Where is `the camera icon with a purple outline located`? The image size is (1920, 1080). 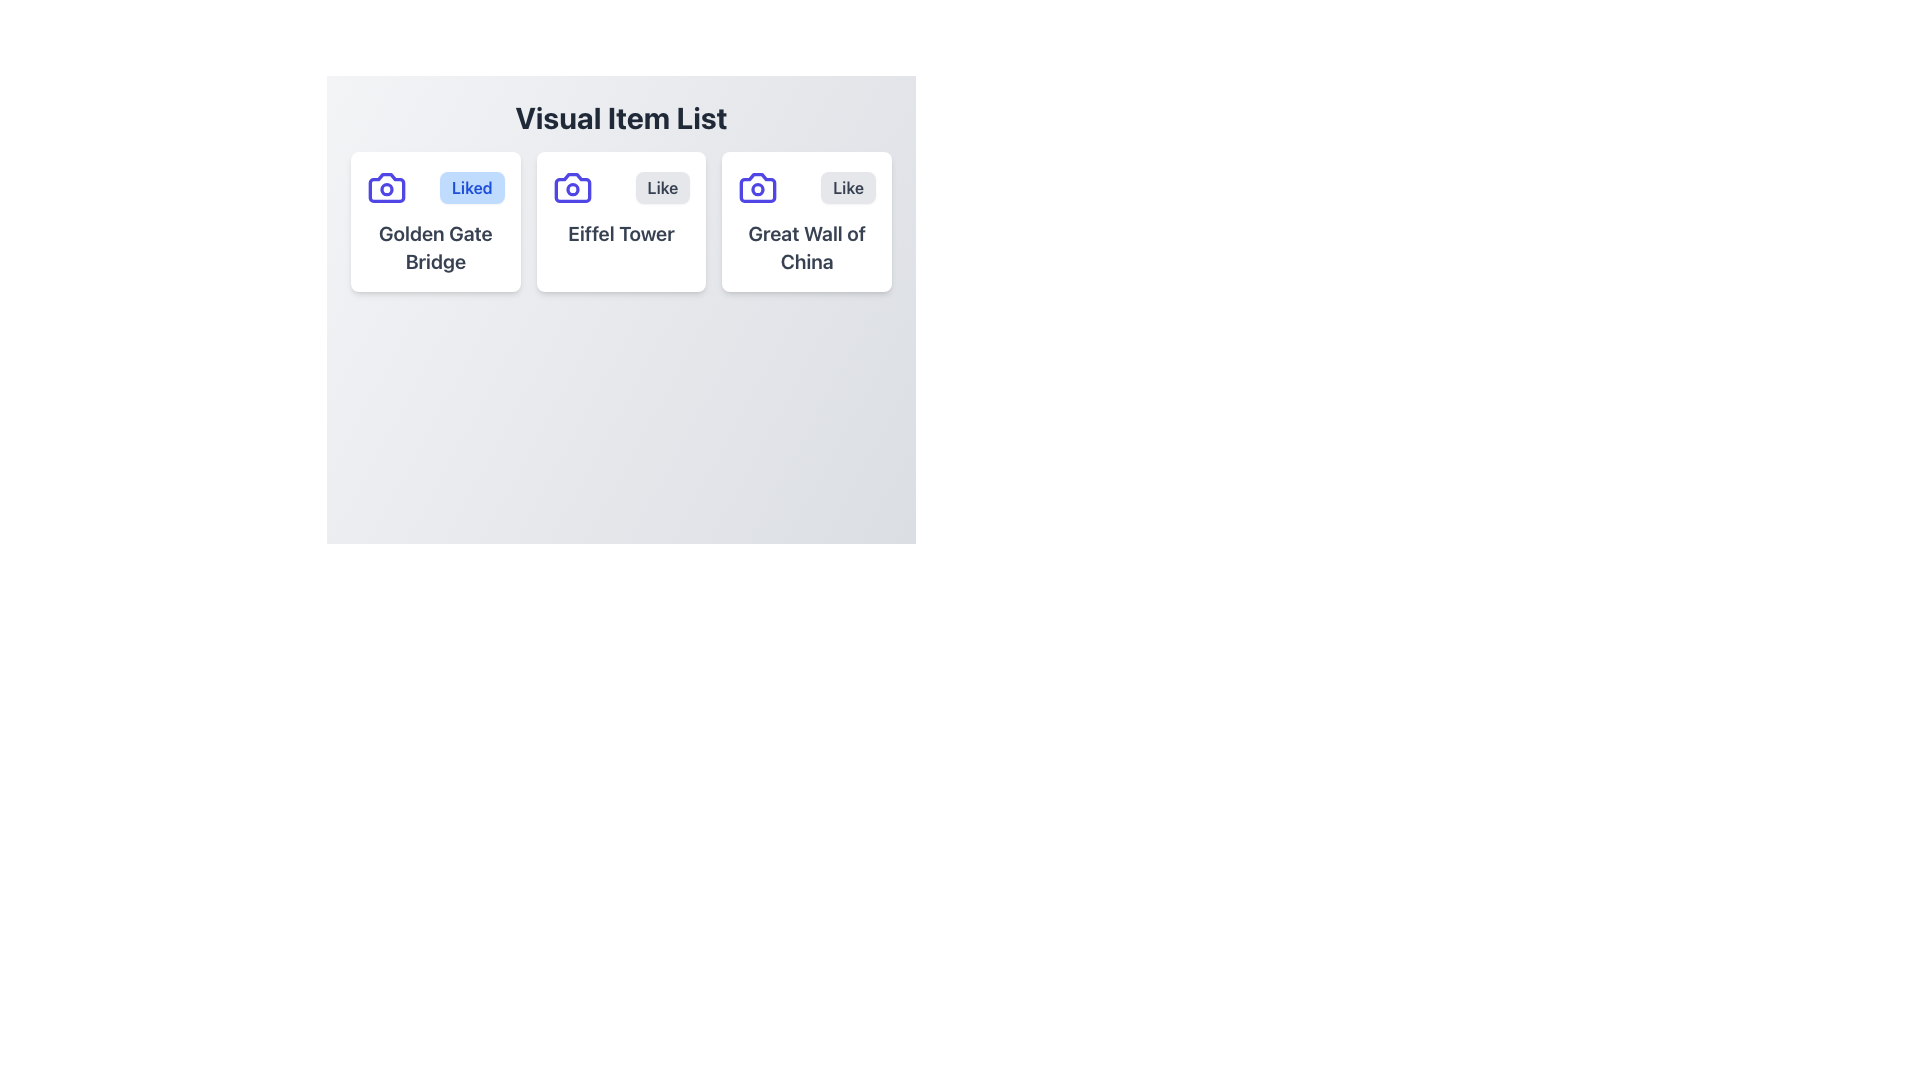 the camera icon with a purple outline located is located at coordinates (757, 188).